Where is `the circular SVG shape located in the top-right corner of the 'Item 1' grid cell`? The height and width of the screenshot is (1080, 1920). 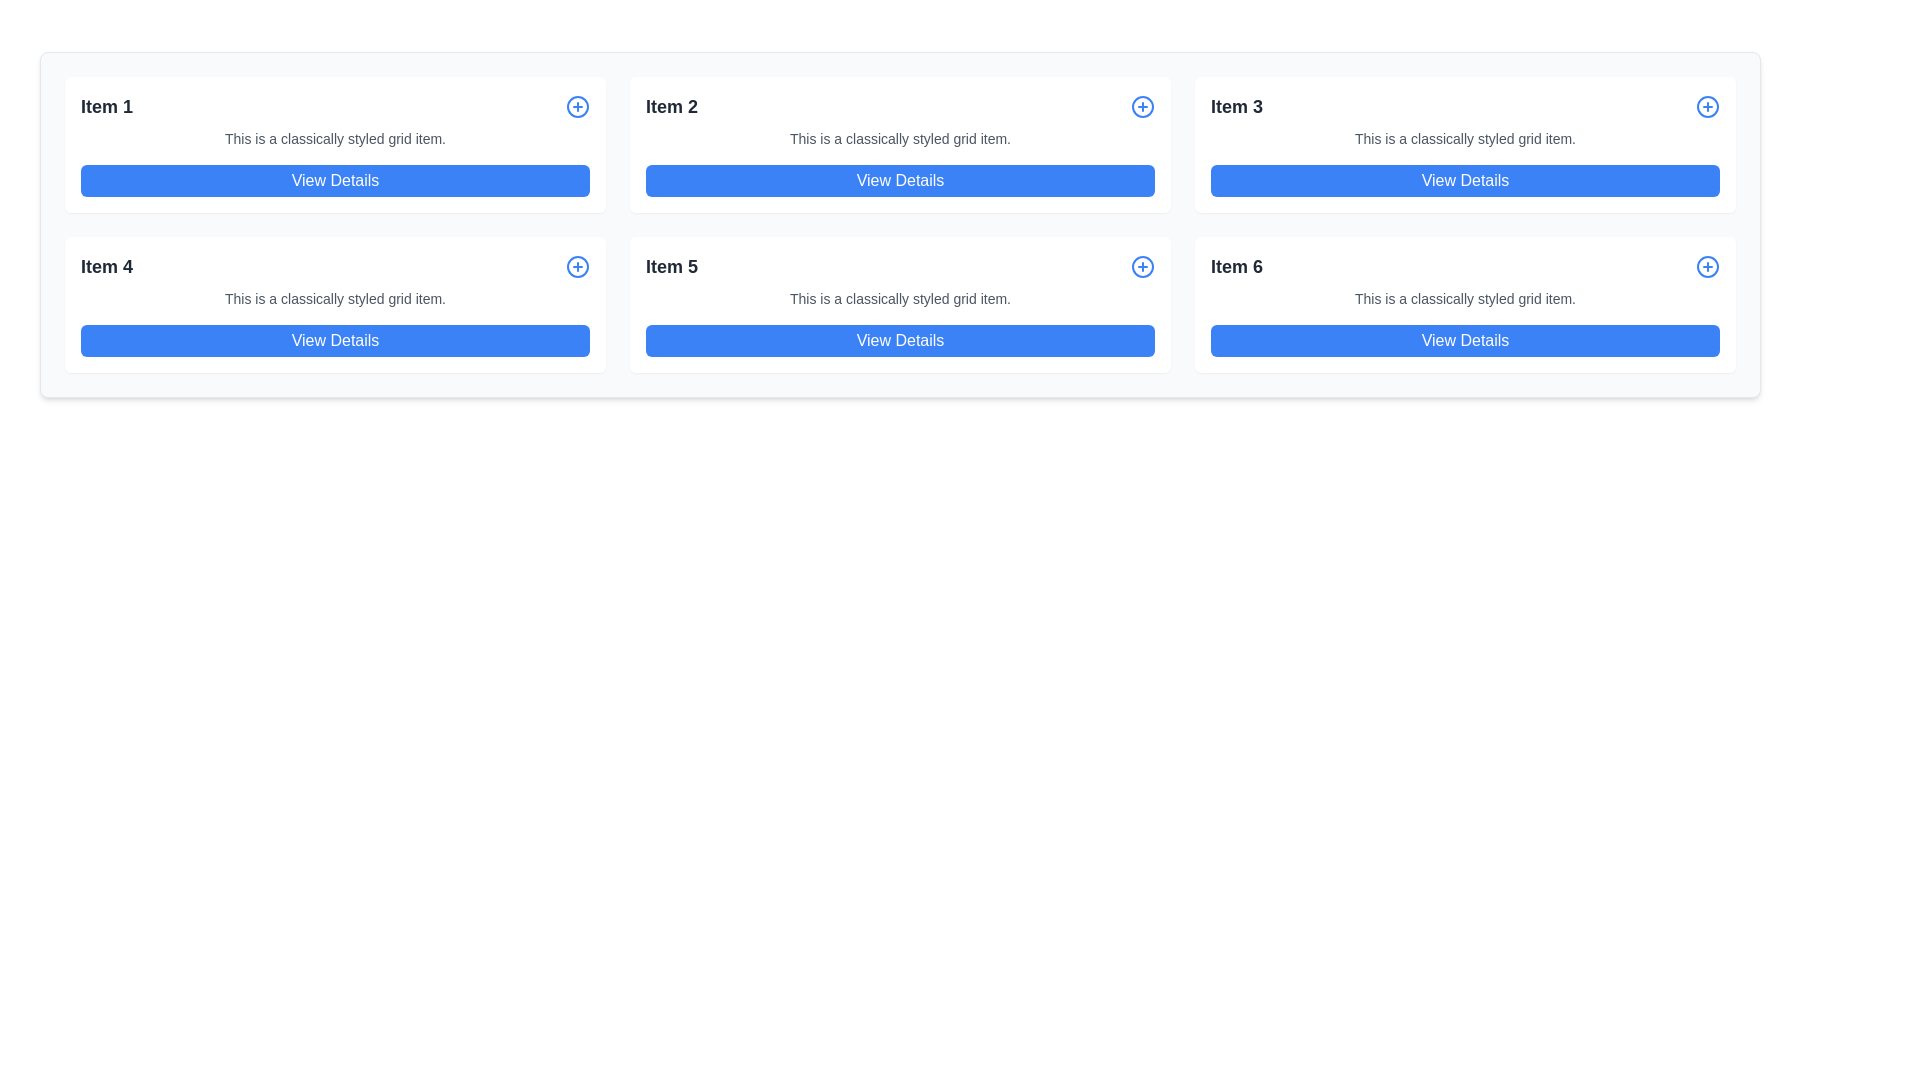 the circular SVG shape located in the top-right corner of the 'Item 1' grid cell is located at coordinates (576, 107).